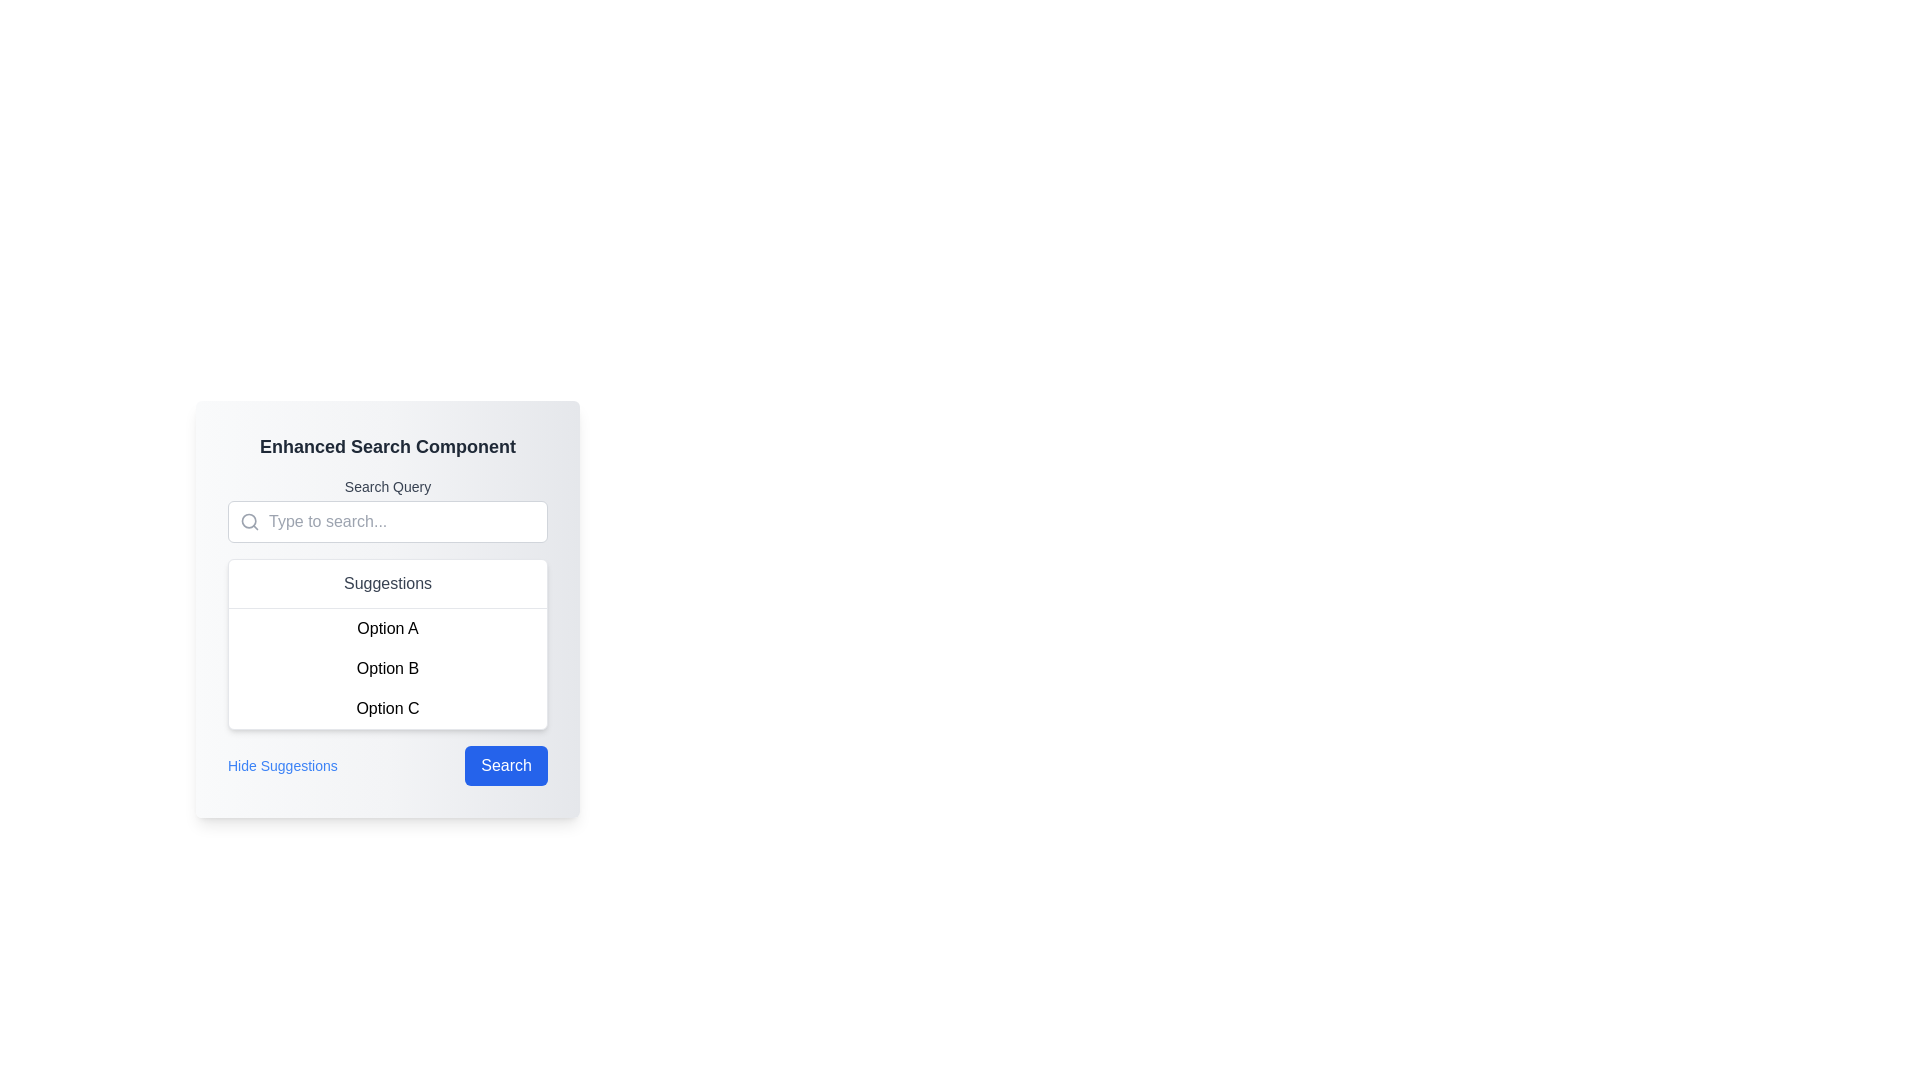  I want to click on the clickable list item labeled 'Option C' to trigger the visual state change, so click(388, 708).